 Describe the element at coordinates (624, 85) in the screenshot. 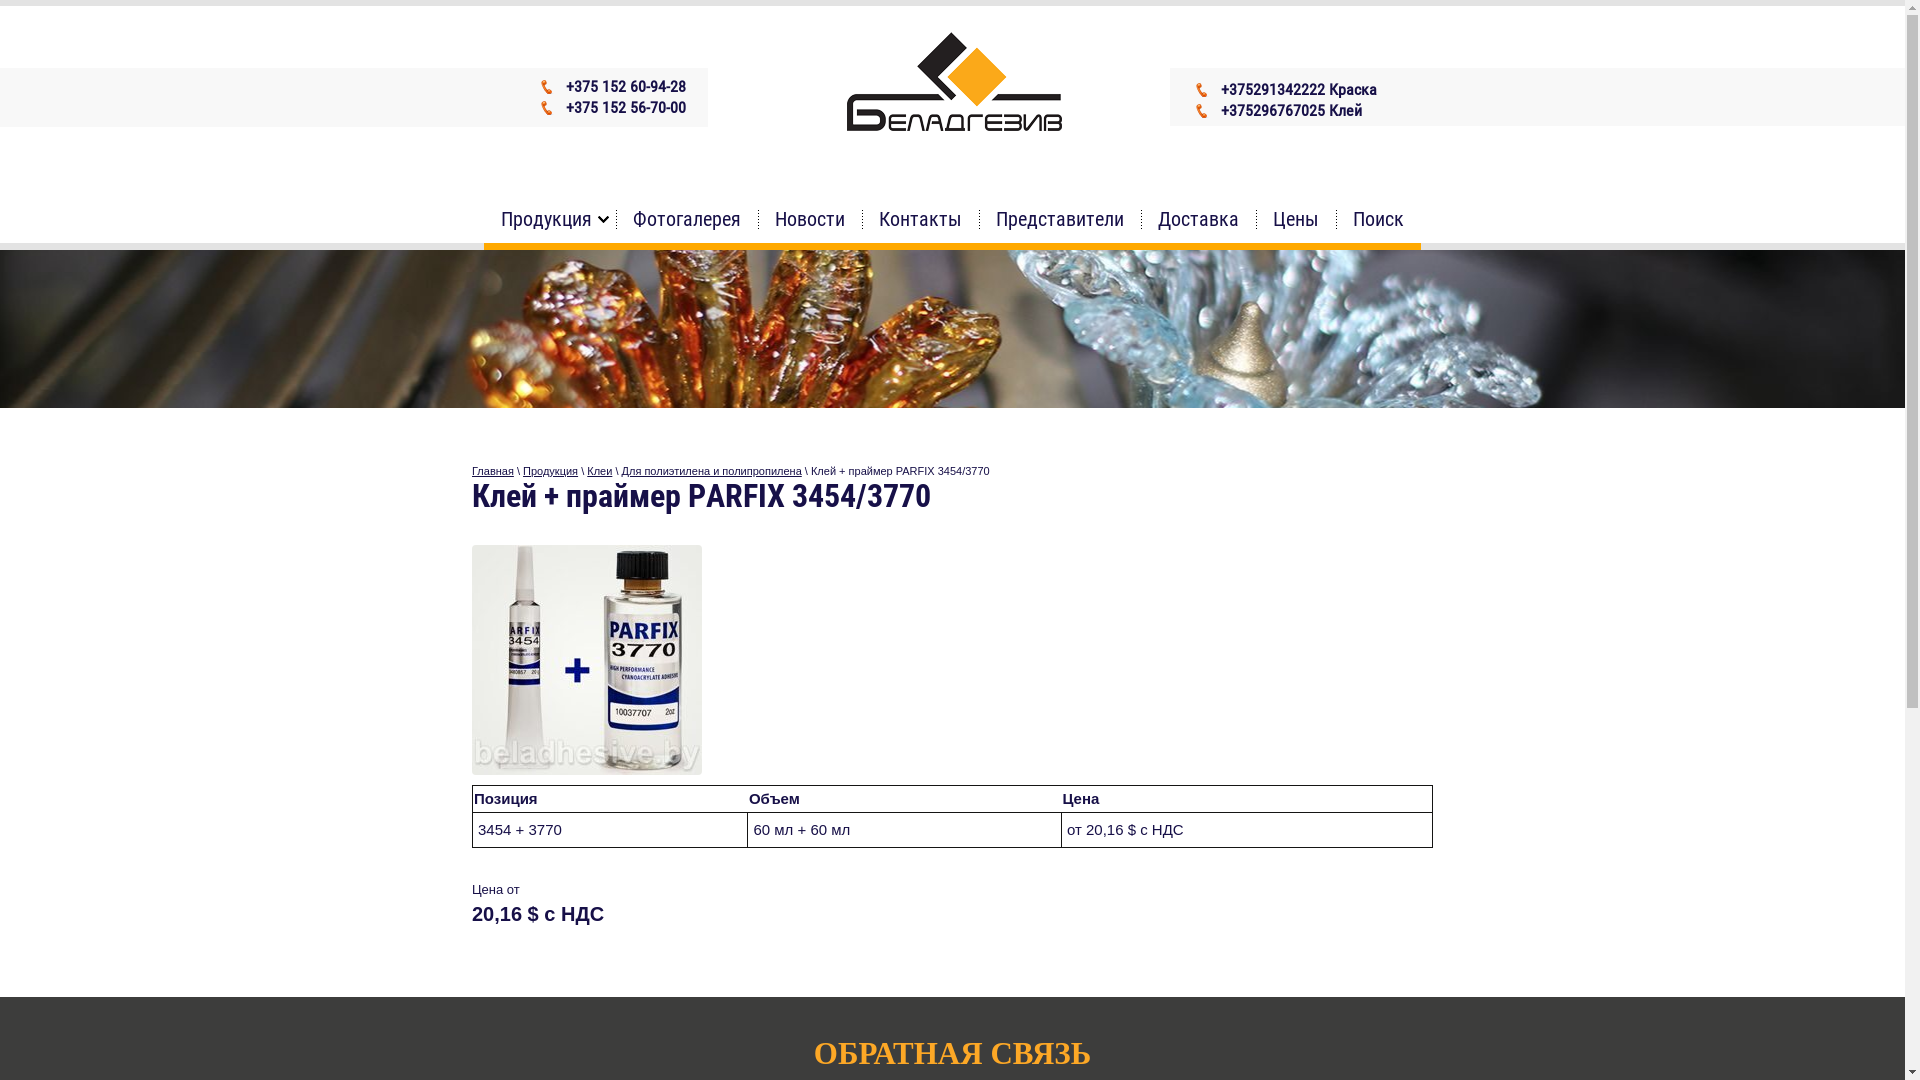

I see `'+375 152 60-94-28'` at that location.